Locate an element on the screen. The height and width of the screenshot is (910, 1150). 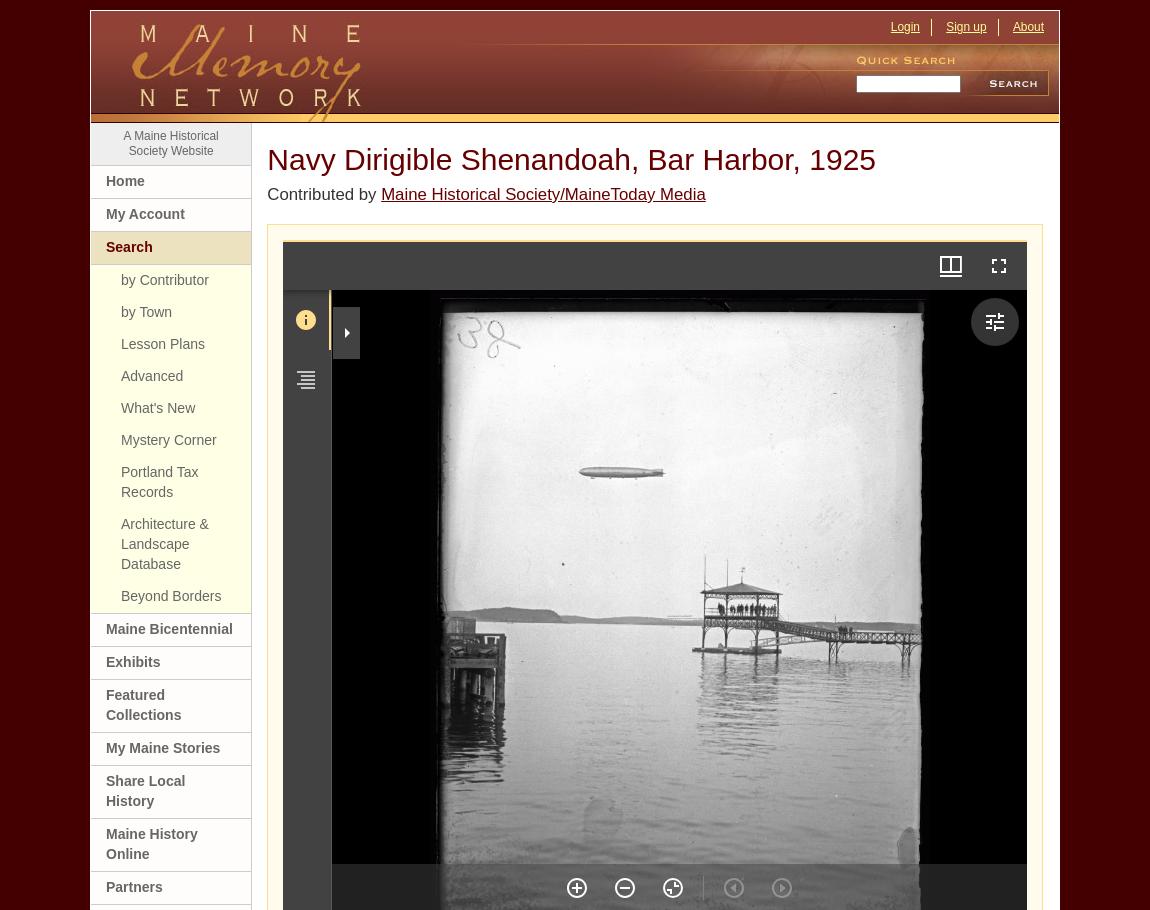
'About' is located at coordinates (1027, 26).